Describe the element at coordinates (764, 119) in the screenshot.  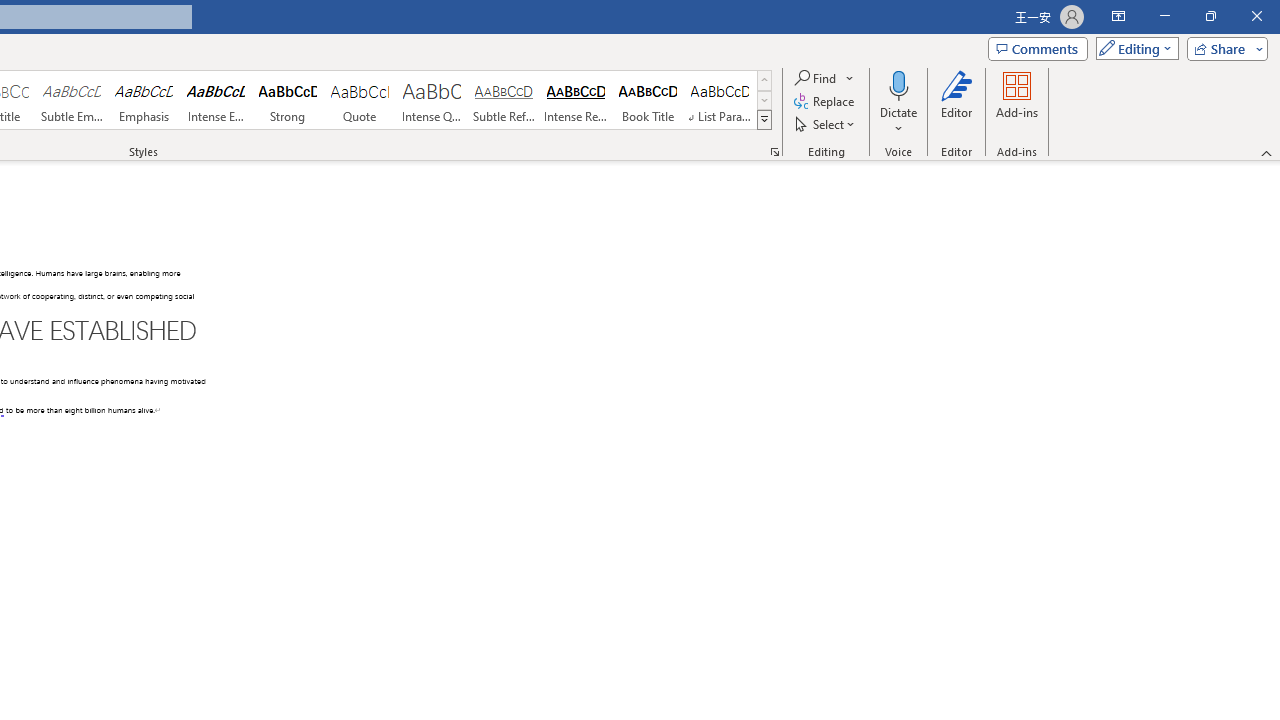
I see `'Class: NetUIImage'` at that location.